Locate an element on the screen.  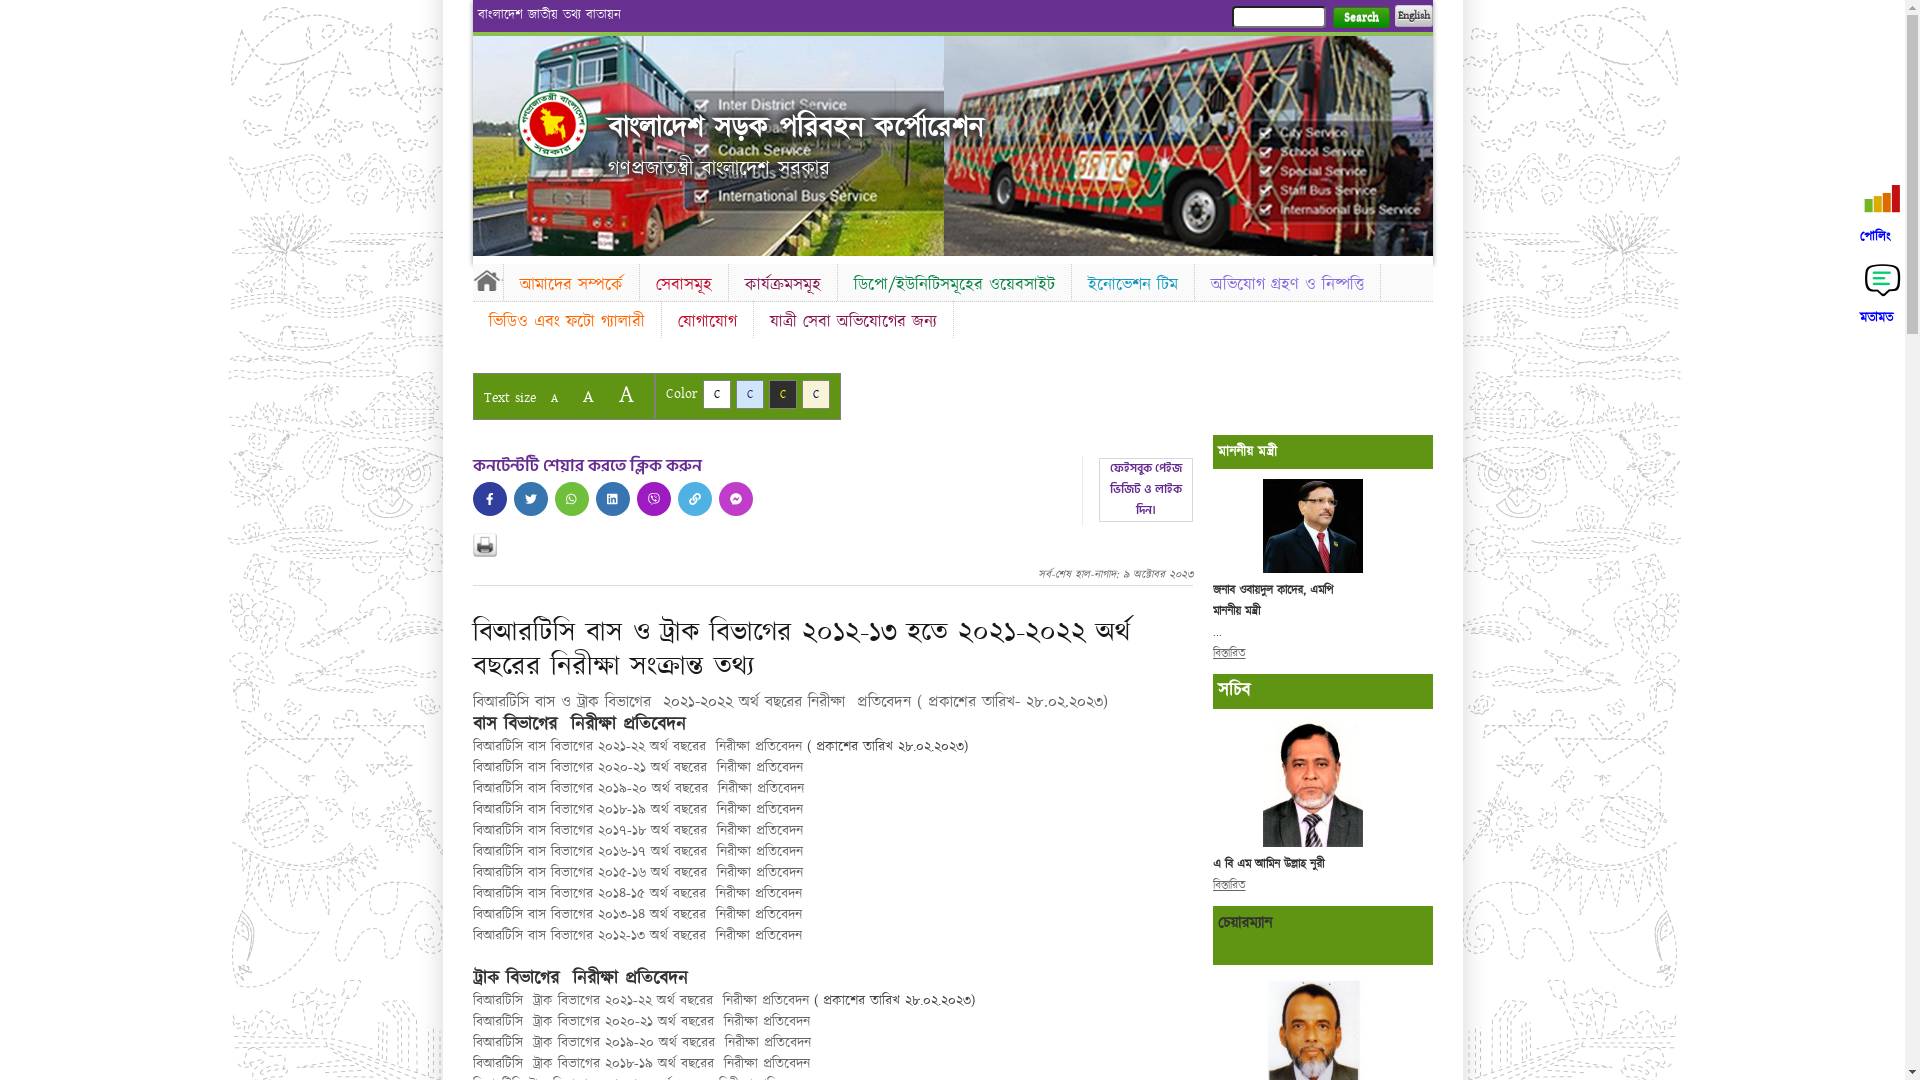
'C' is located at coordinates (748, 394).